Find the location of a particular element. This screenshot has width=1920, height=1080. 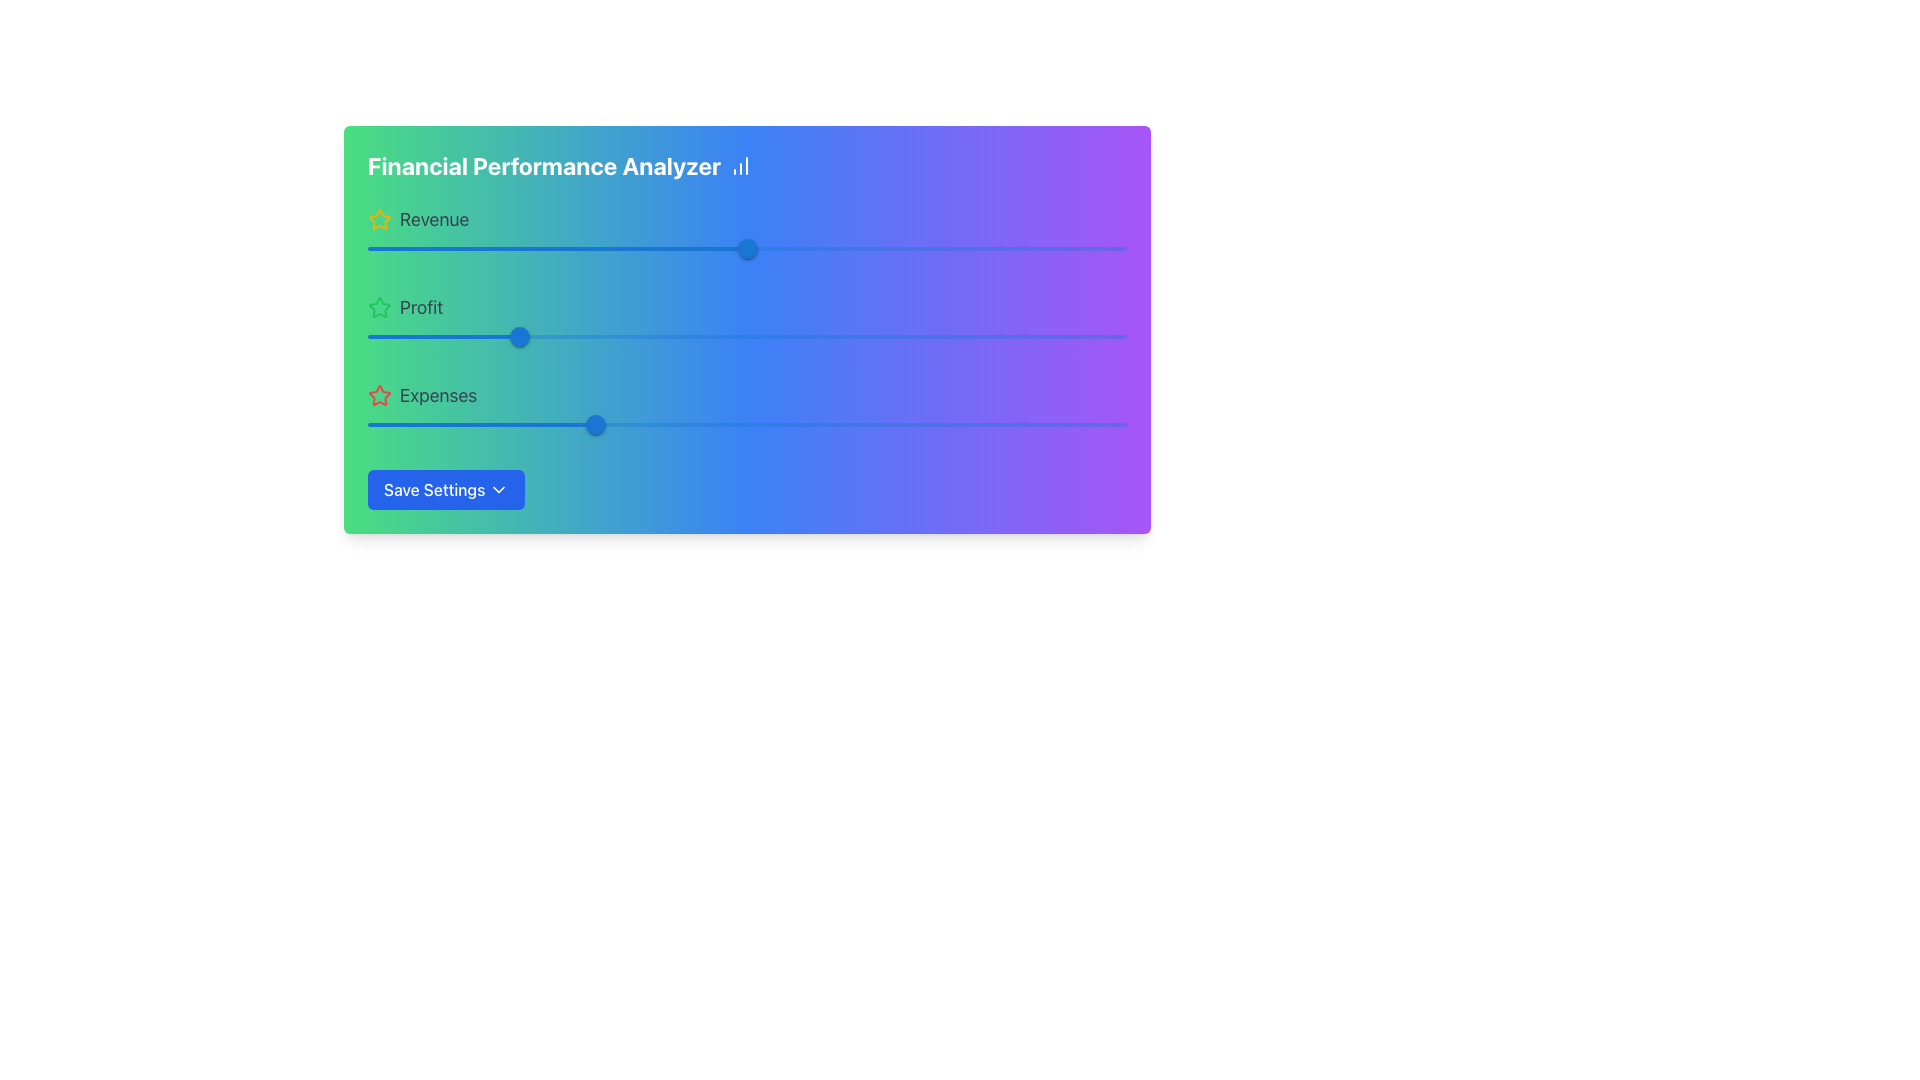

the Expenses slider is located at coordinates (1103, 423).